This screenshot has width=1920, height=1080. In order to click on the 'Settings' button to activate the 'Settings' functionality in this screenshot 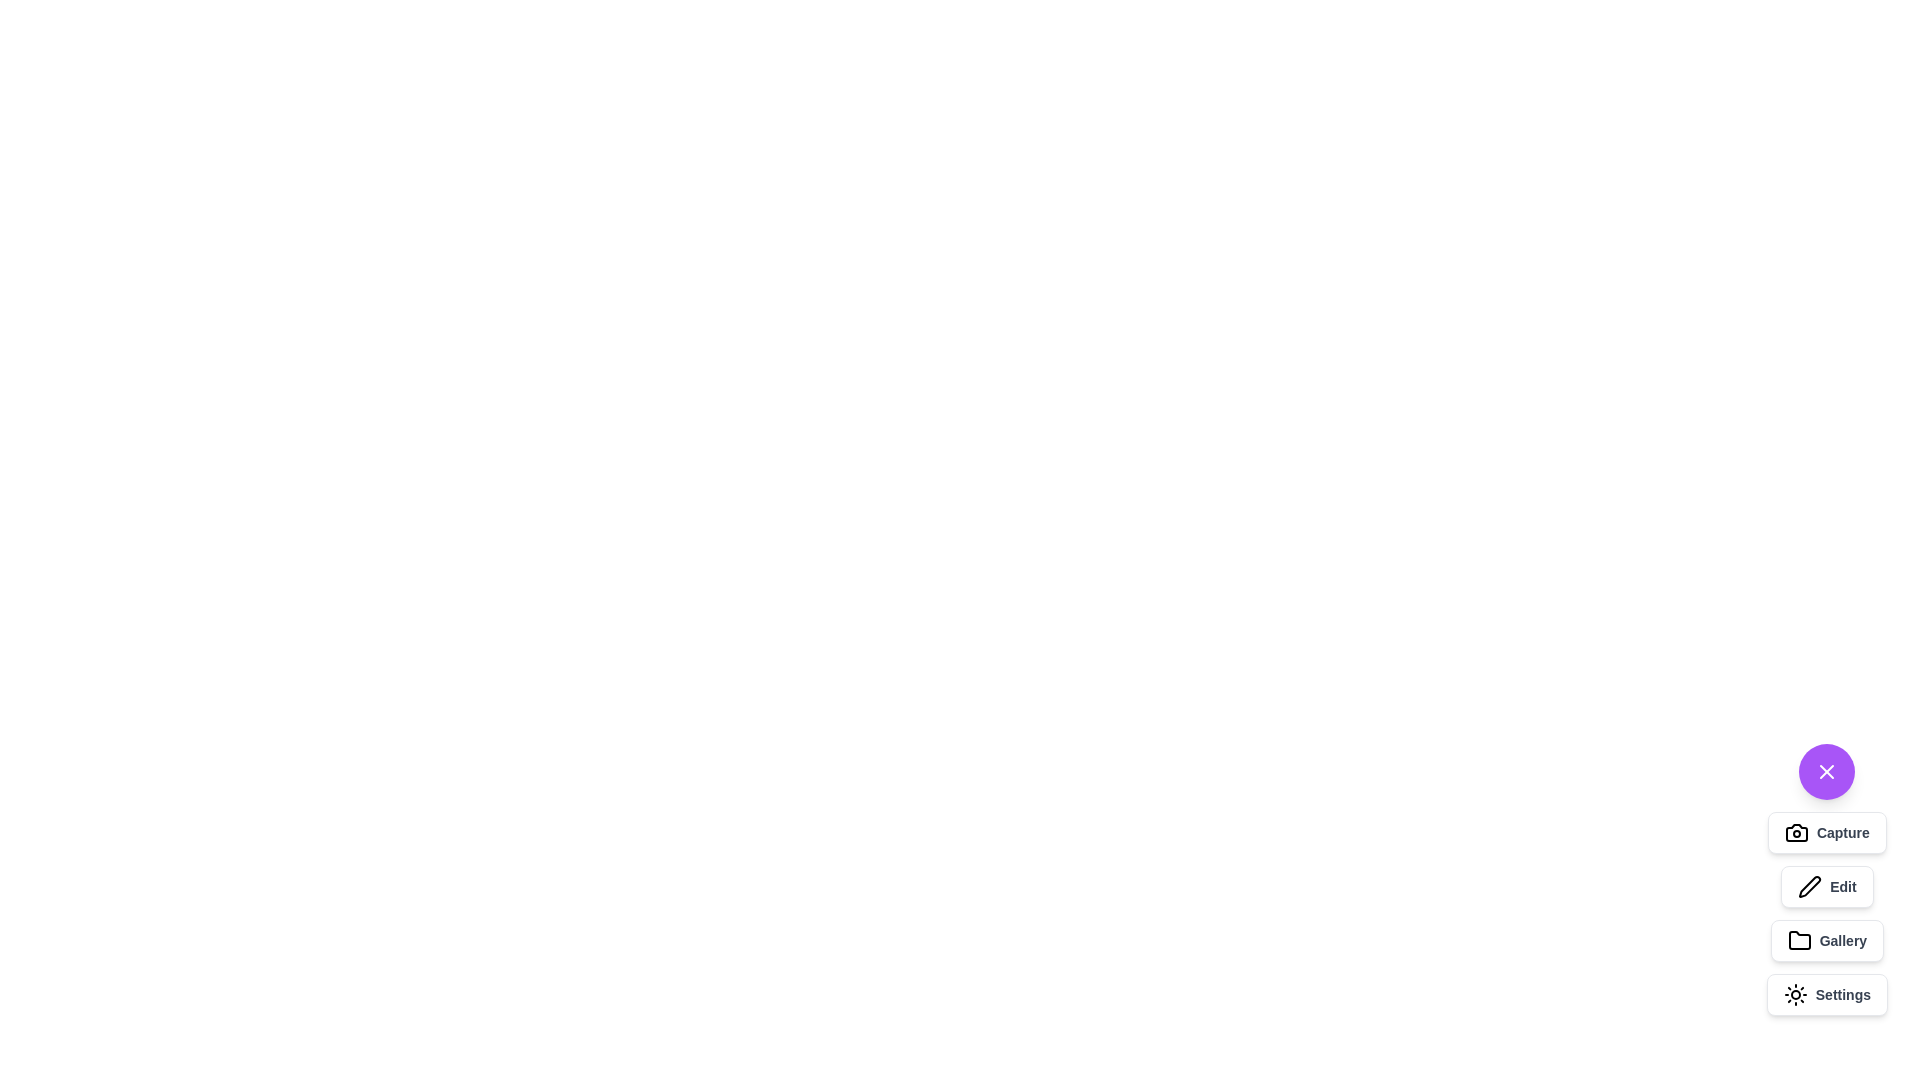, I will do `click(1827, 995)`.